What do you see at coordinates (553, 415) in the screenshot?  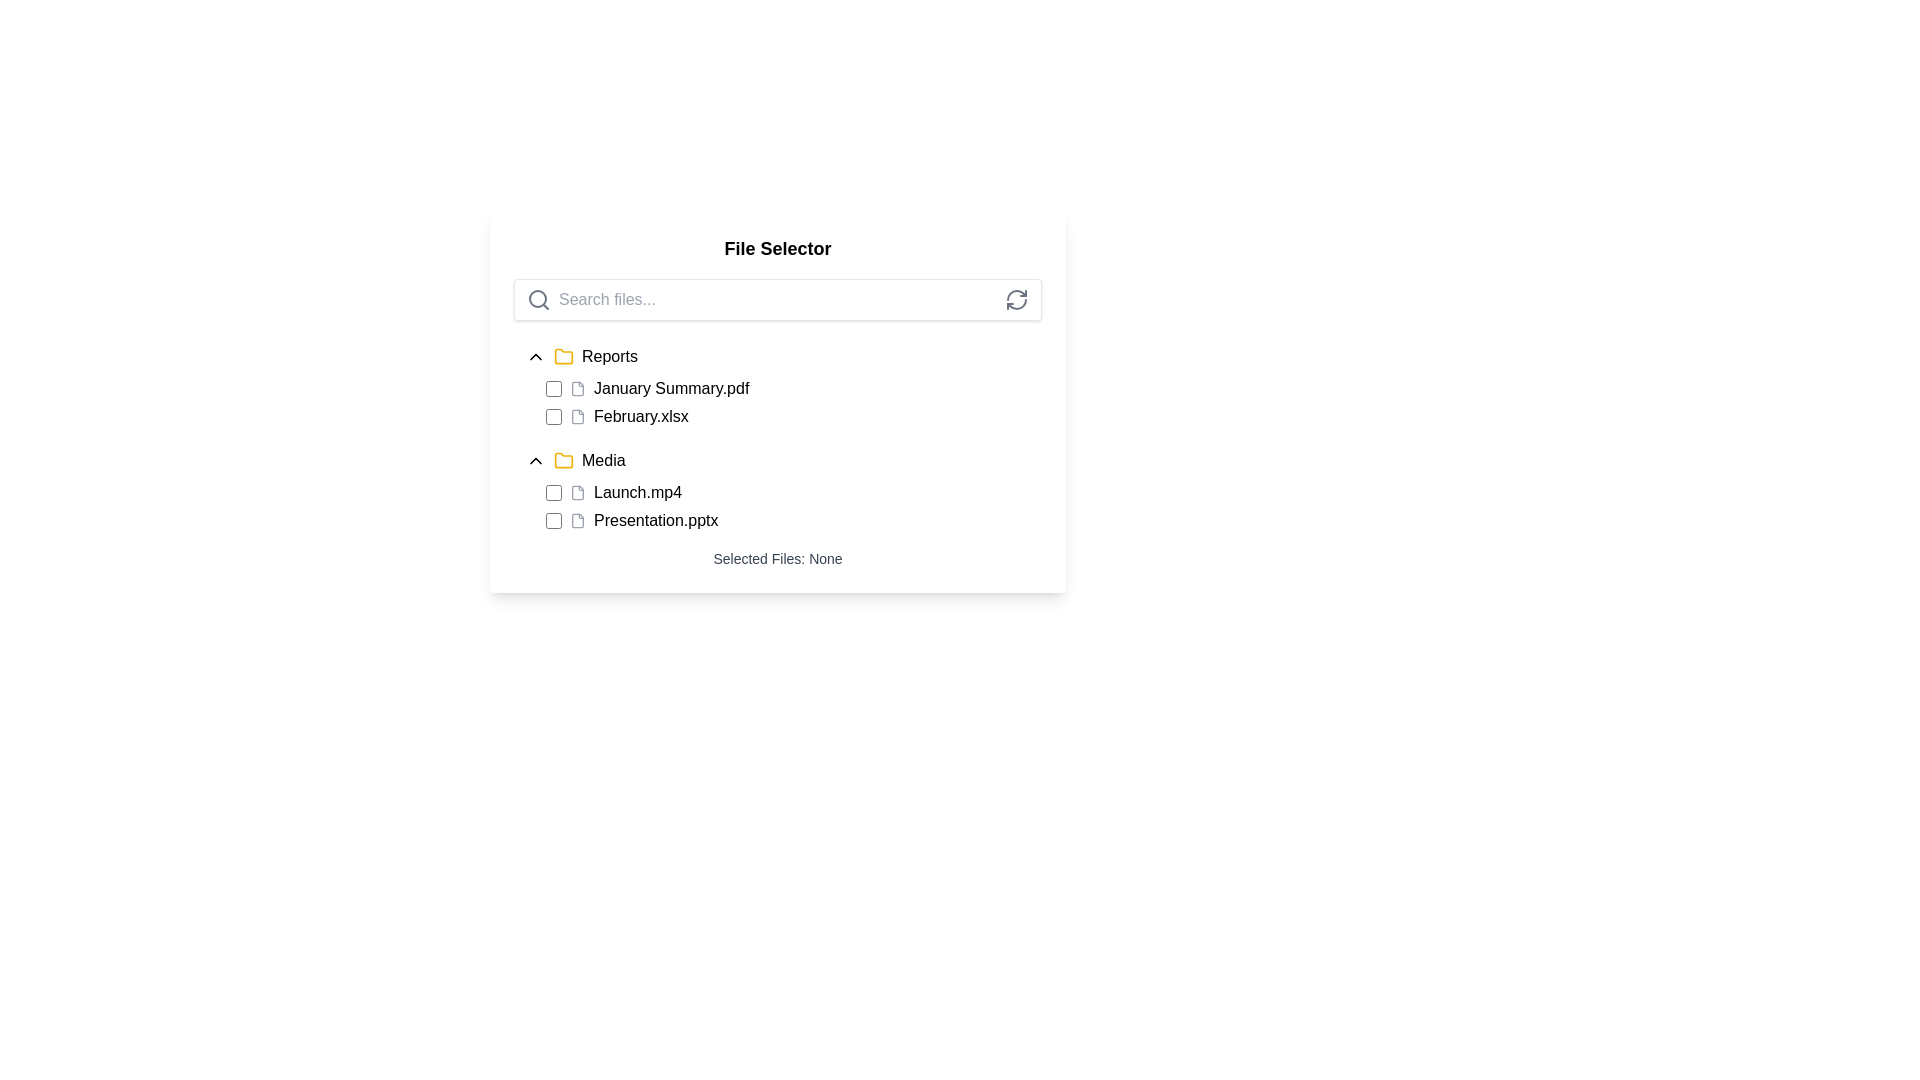 I see `the checkbox located at the beginning of the 'February.xlsx' file row` at bounding box center [553, 415].